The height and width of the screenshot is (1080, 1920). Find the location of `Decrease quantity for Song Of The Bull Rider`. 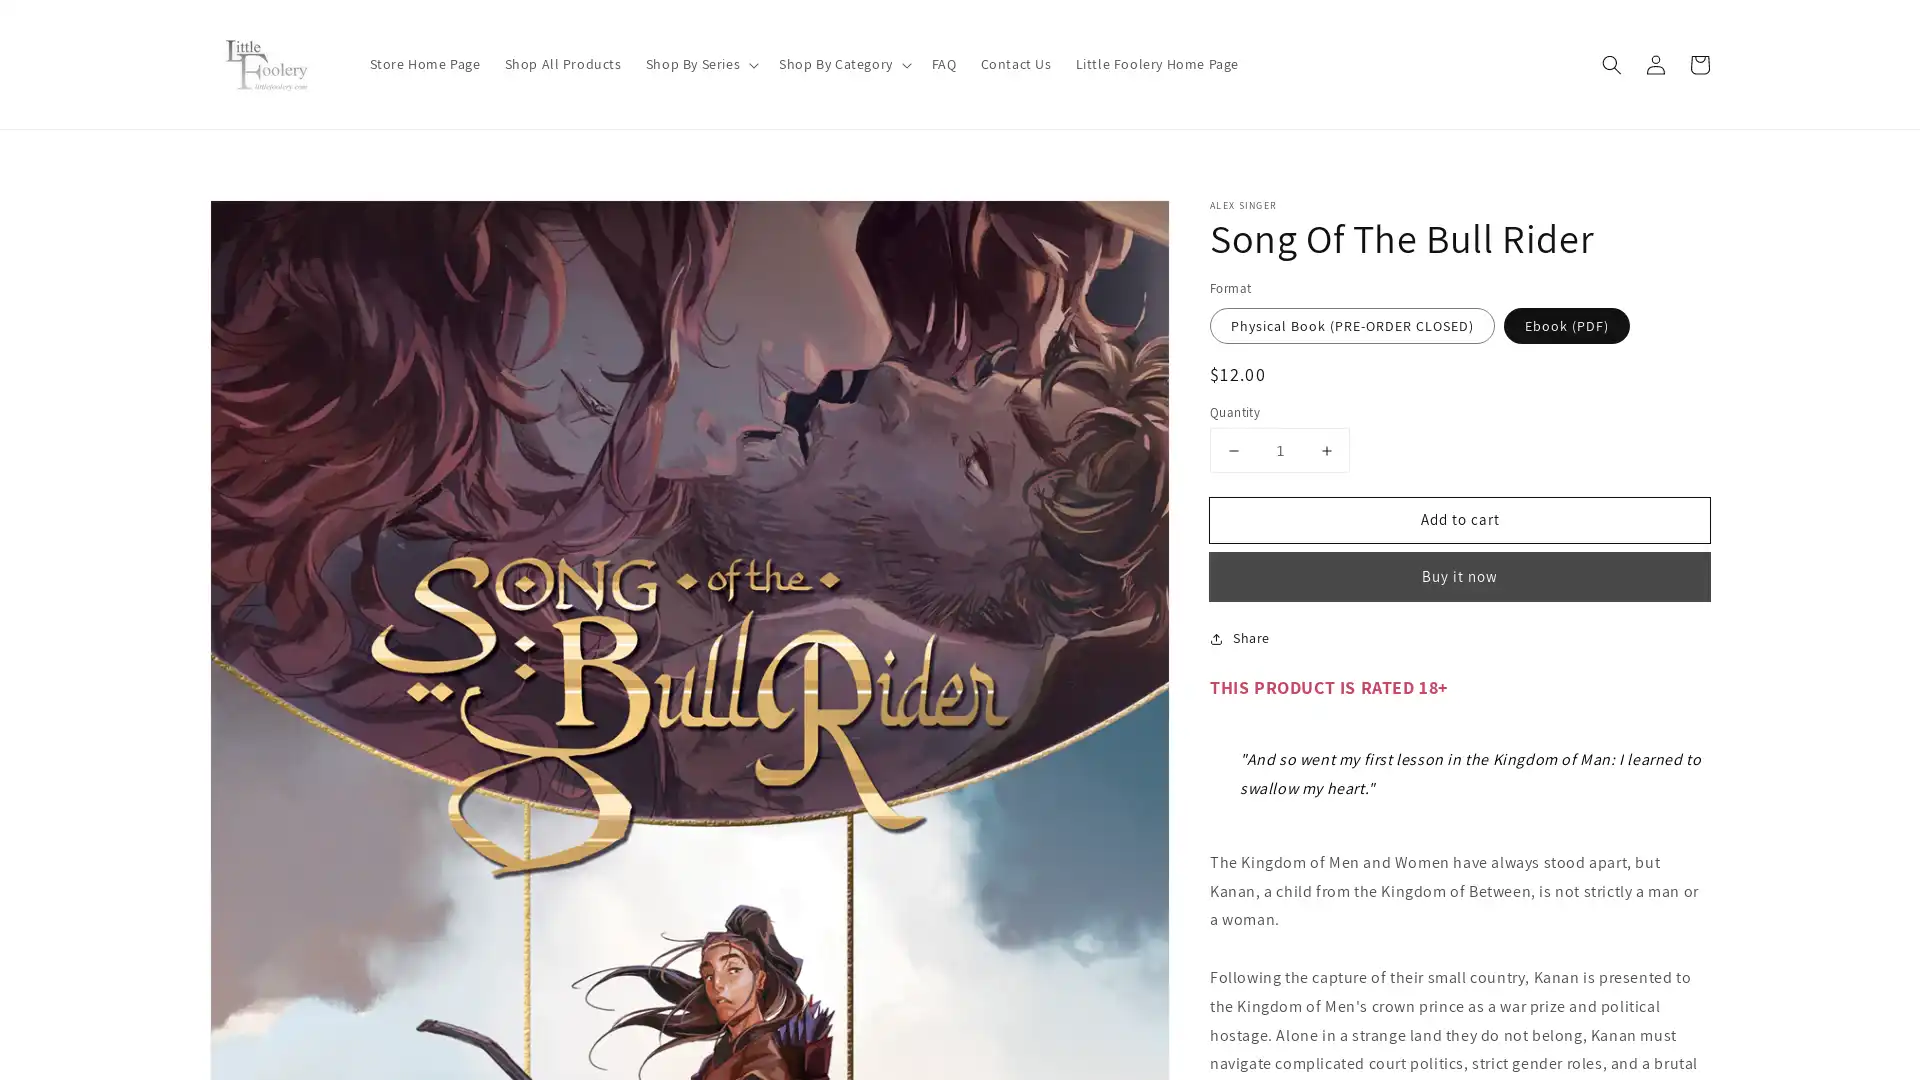

Decrease quantity for Song Of The Bull Rider is located at coordinates (1232, 450).